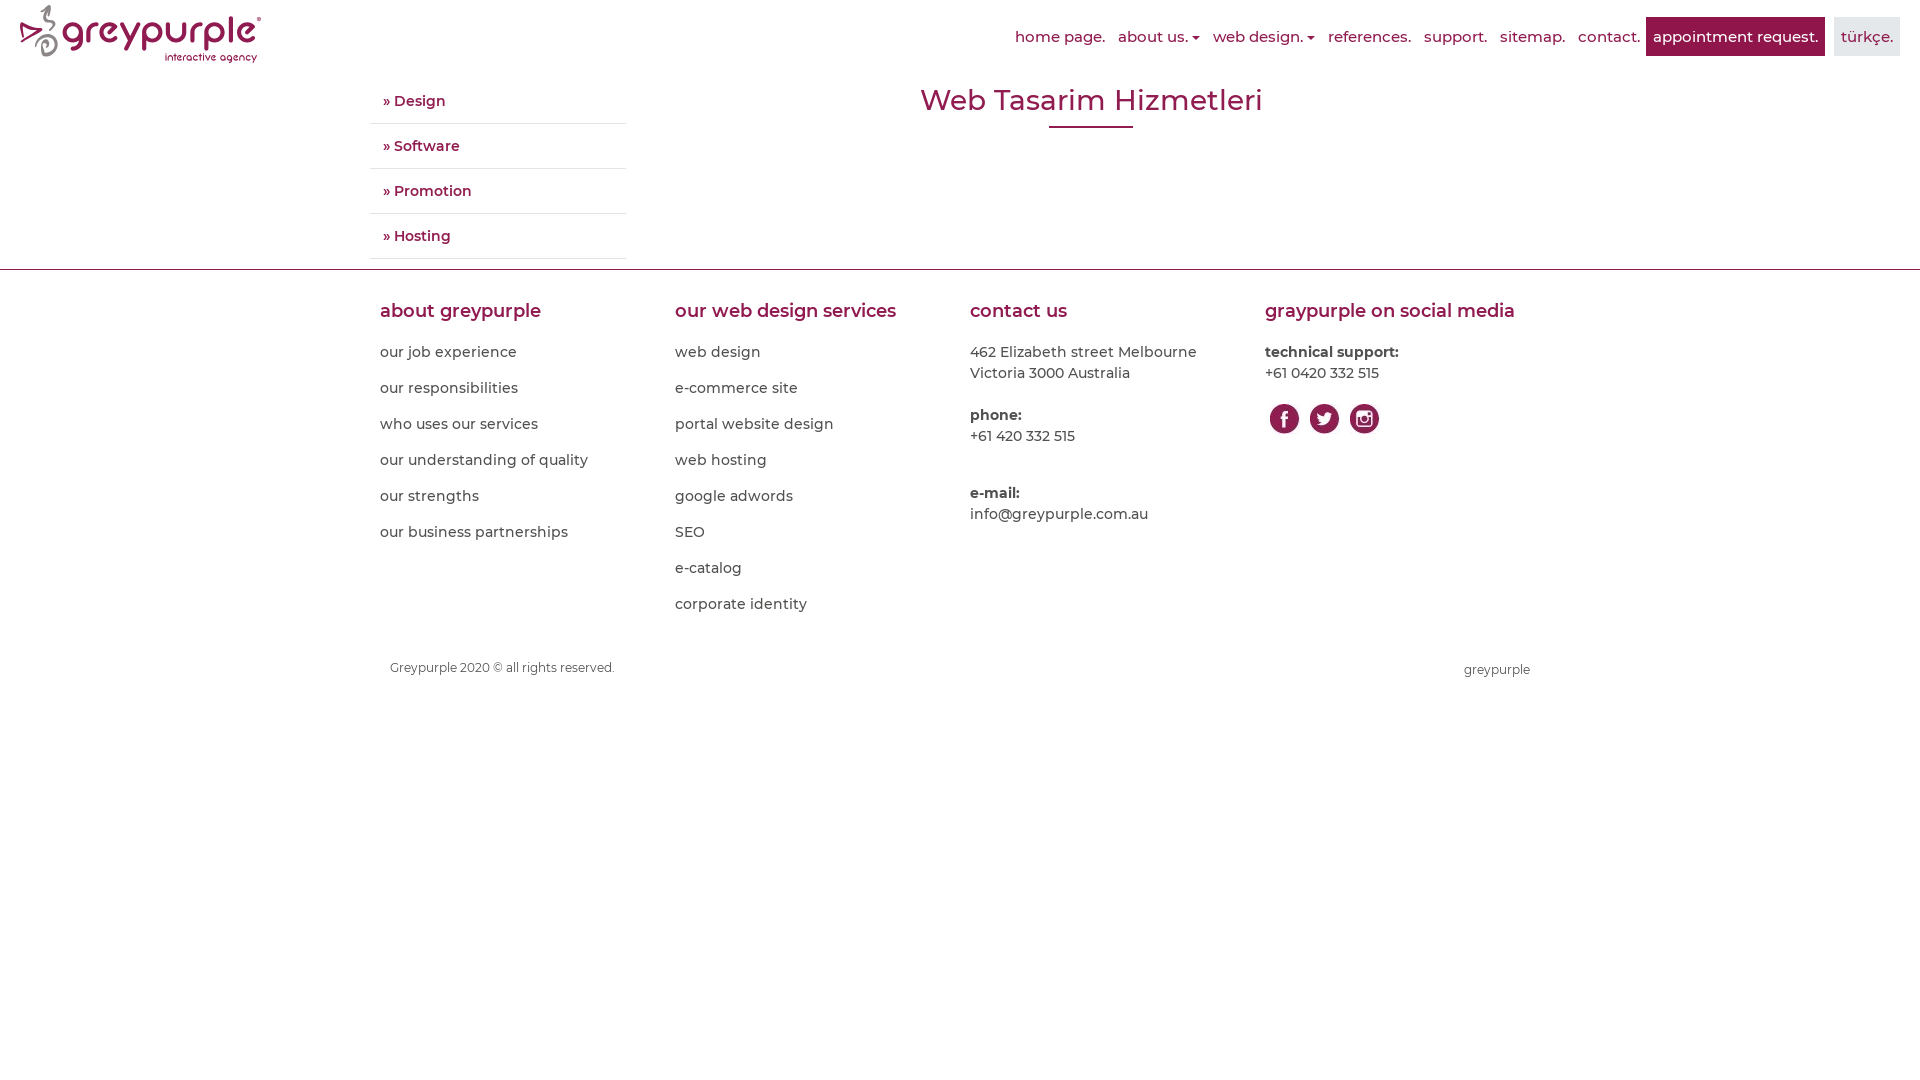 The image size is (1920, 1080). What do you see at coordinates (1734, 36) in the screenshot?
I see `'appointment request.'` at bounding box center [1734, 36].